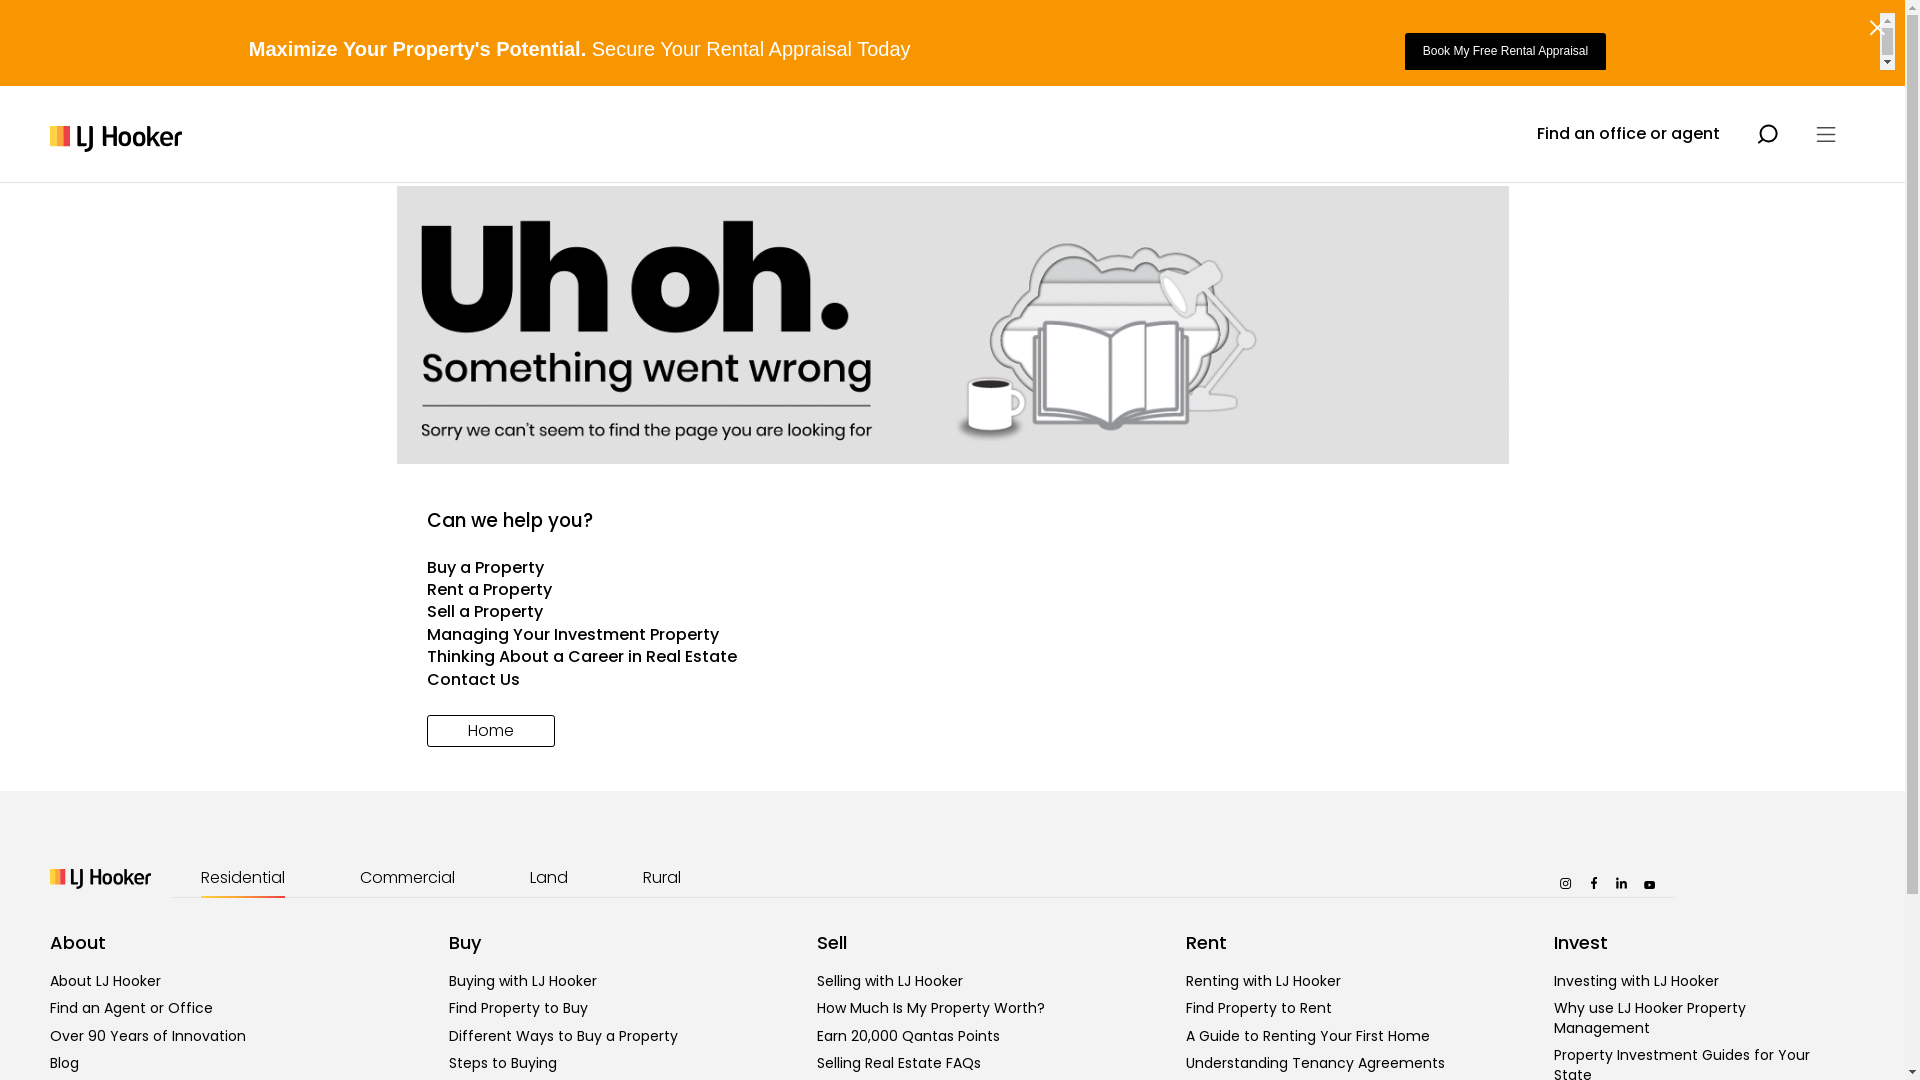  Describe the element at coordinates (425, 589) in the screenshot. I see `'Rent a Property'` at that location.